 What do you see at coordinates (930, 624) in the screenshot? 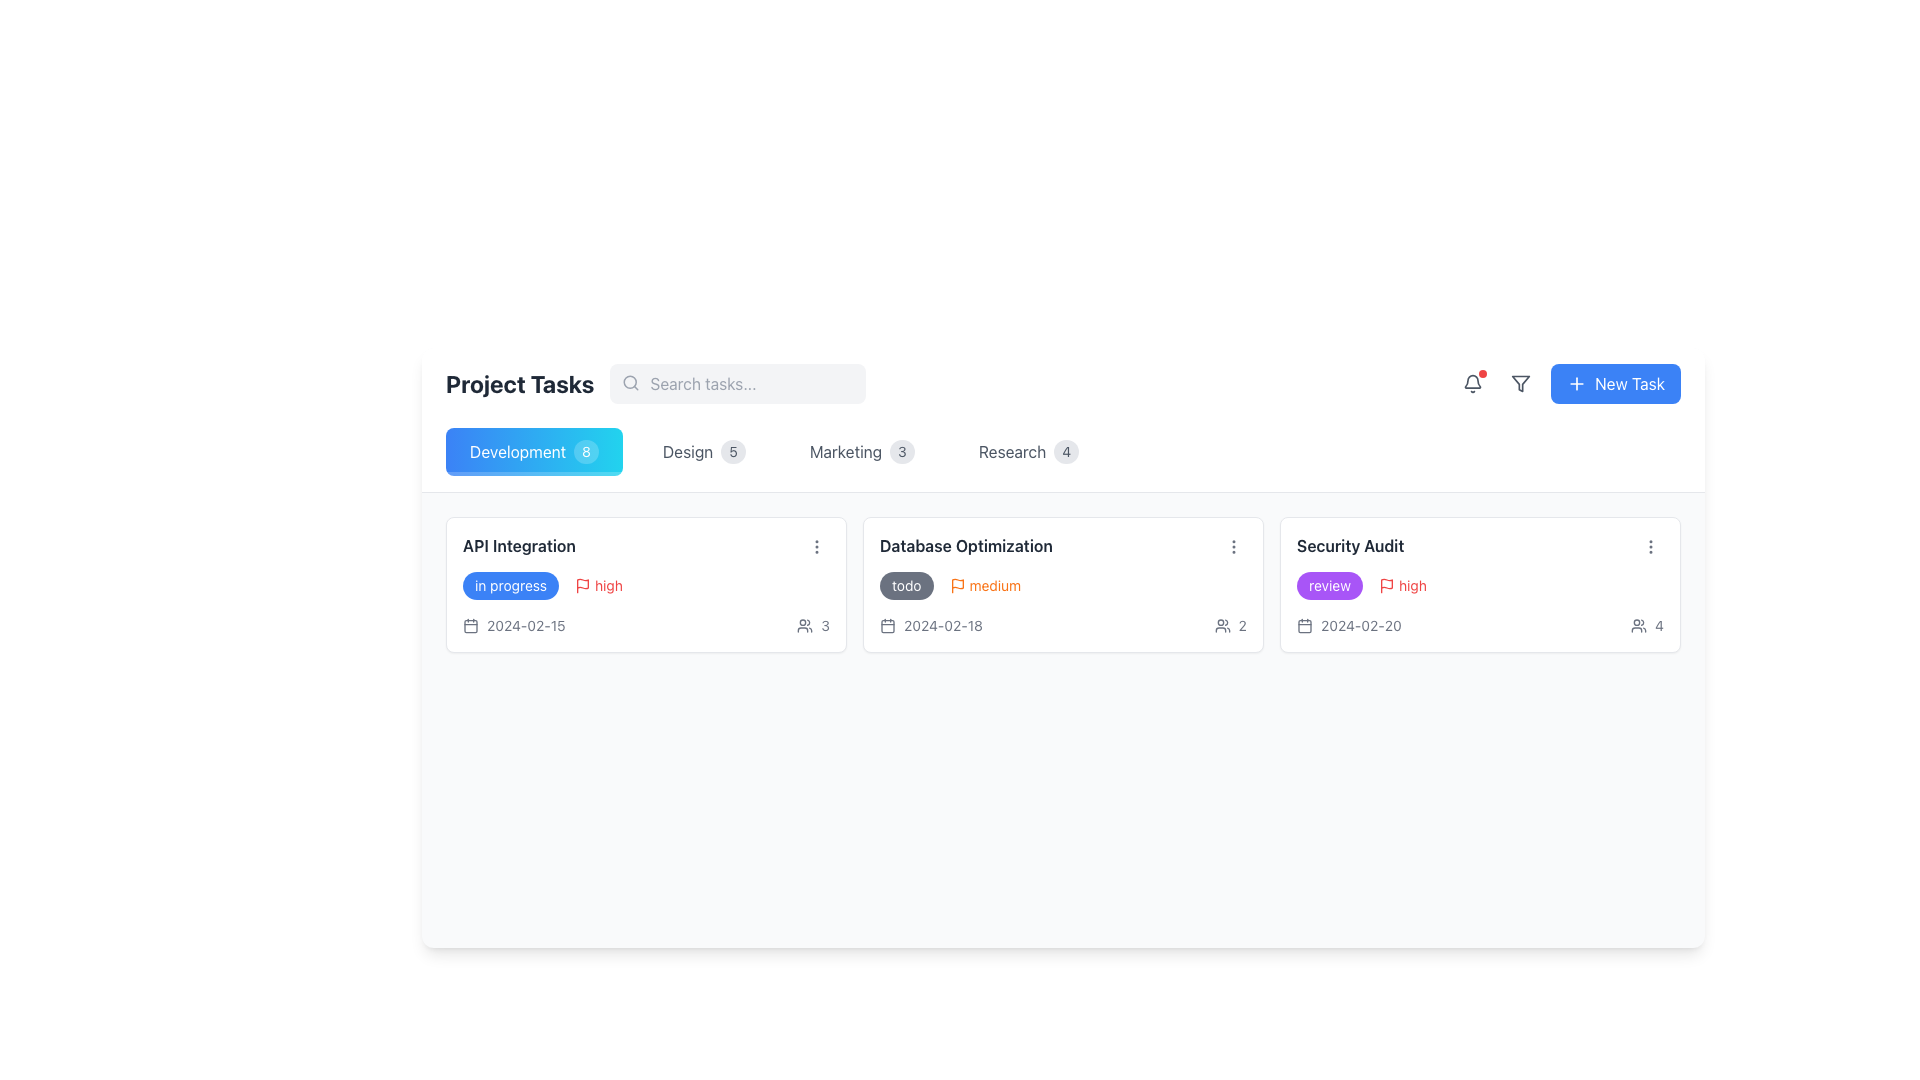
I see `the calendar icon and date '2024-02-18' in the bottom left section of the 'Database Optimization' task card` at bounding box center [930, 624].